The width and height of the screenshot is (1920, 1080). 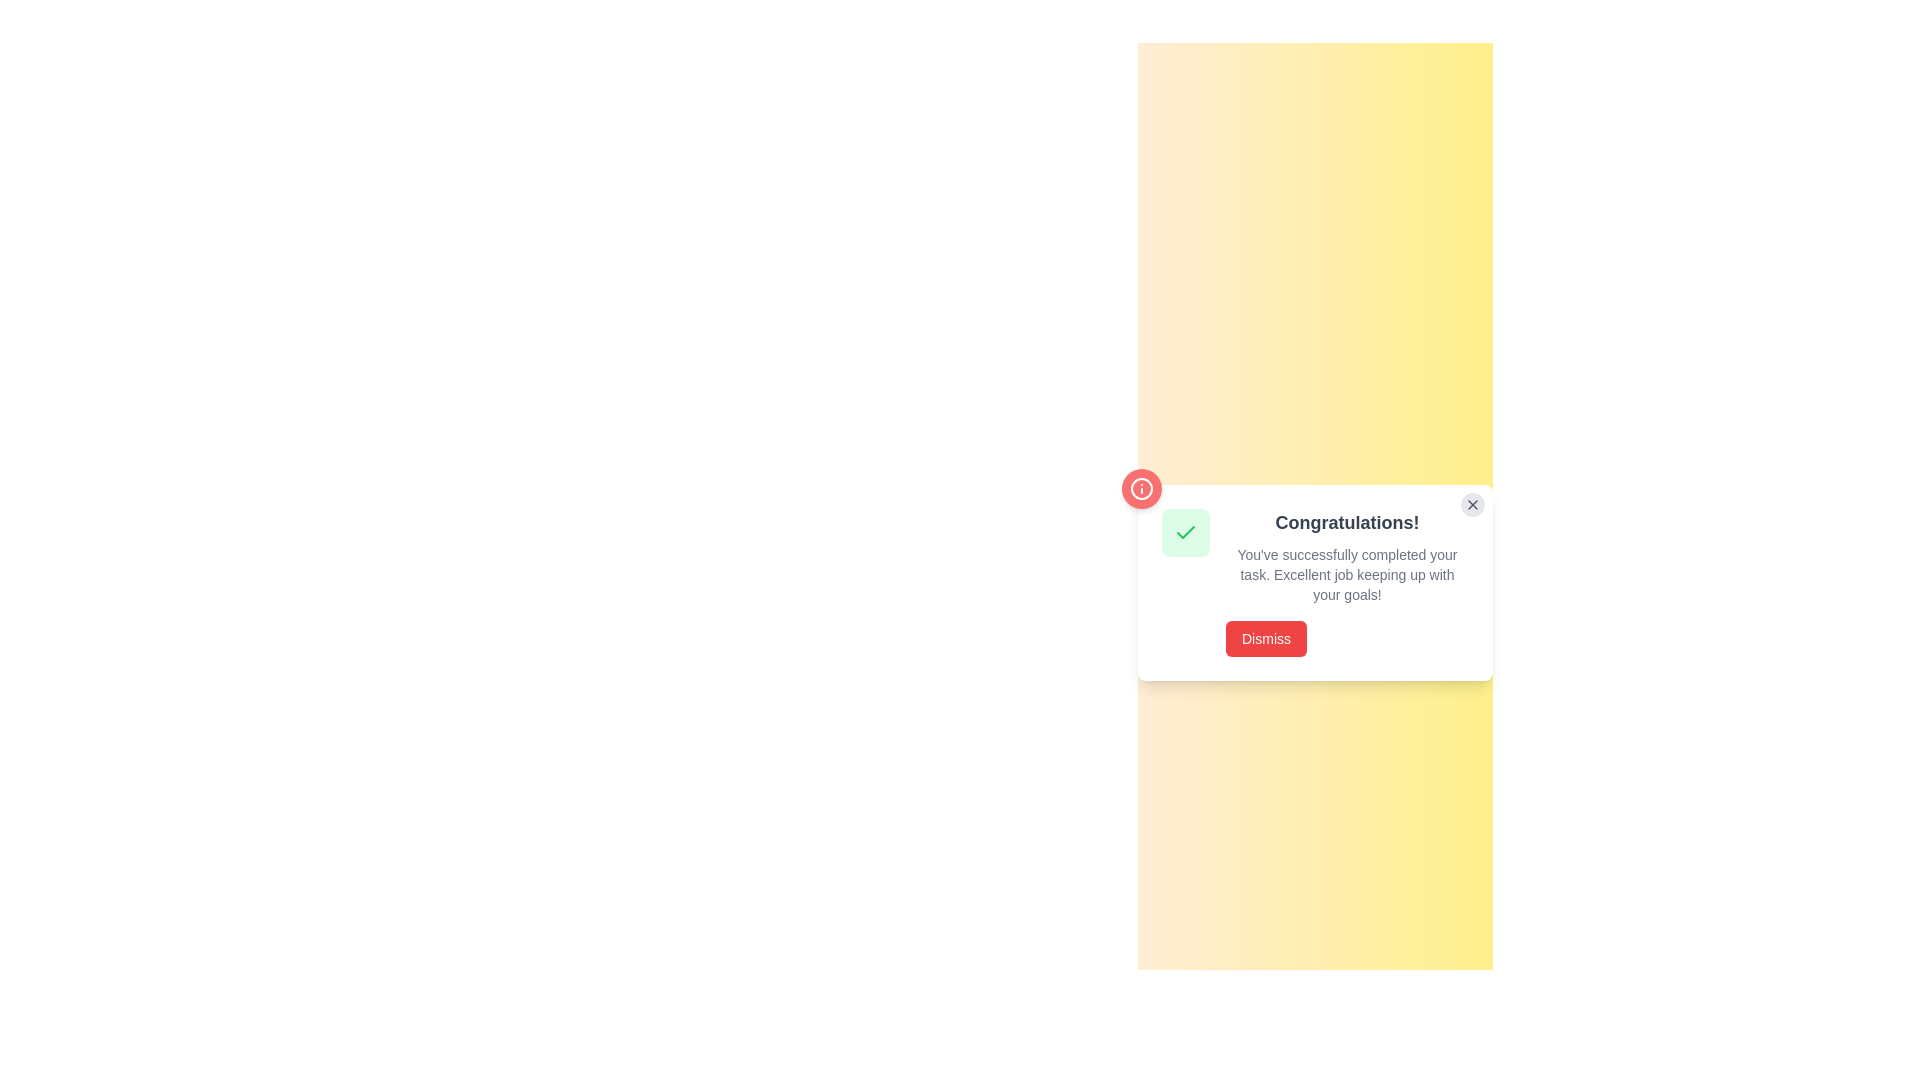 What do you see at coordinates (1185, 531) in the screenshot?
I see `the state of the success indicator icon located at the top-left corner of the notification card, just above the title text 'Congratulations!'` at bounding box center [1185, 531].